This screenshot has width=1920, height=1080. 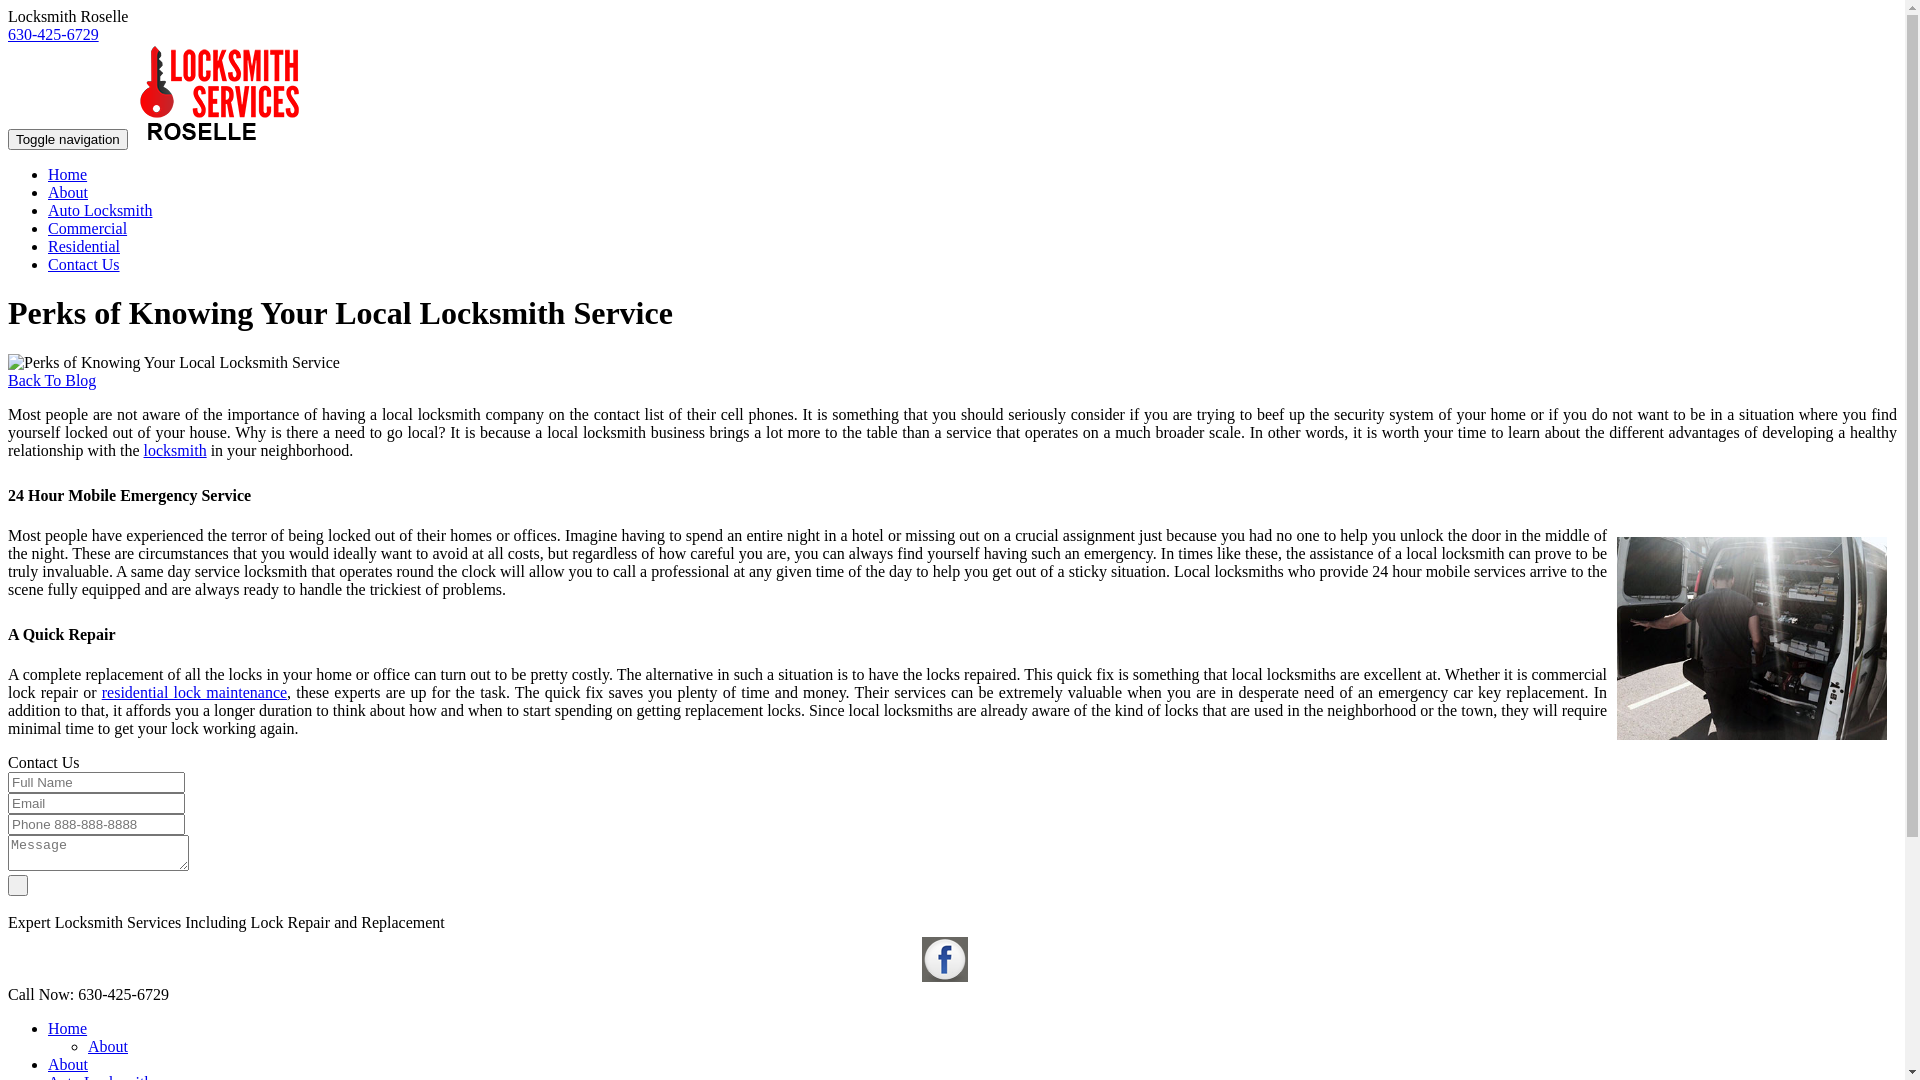 What do you see at coordinates (1751, 638) in the screenshot?
I see `'Perks of Knowing Your Local Locksmith Service'` at bounding box center [1751, 638].